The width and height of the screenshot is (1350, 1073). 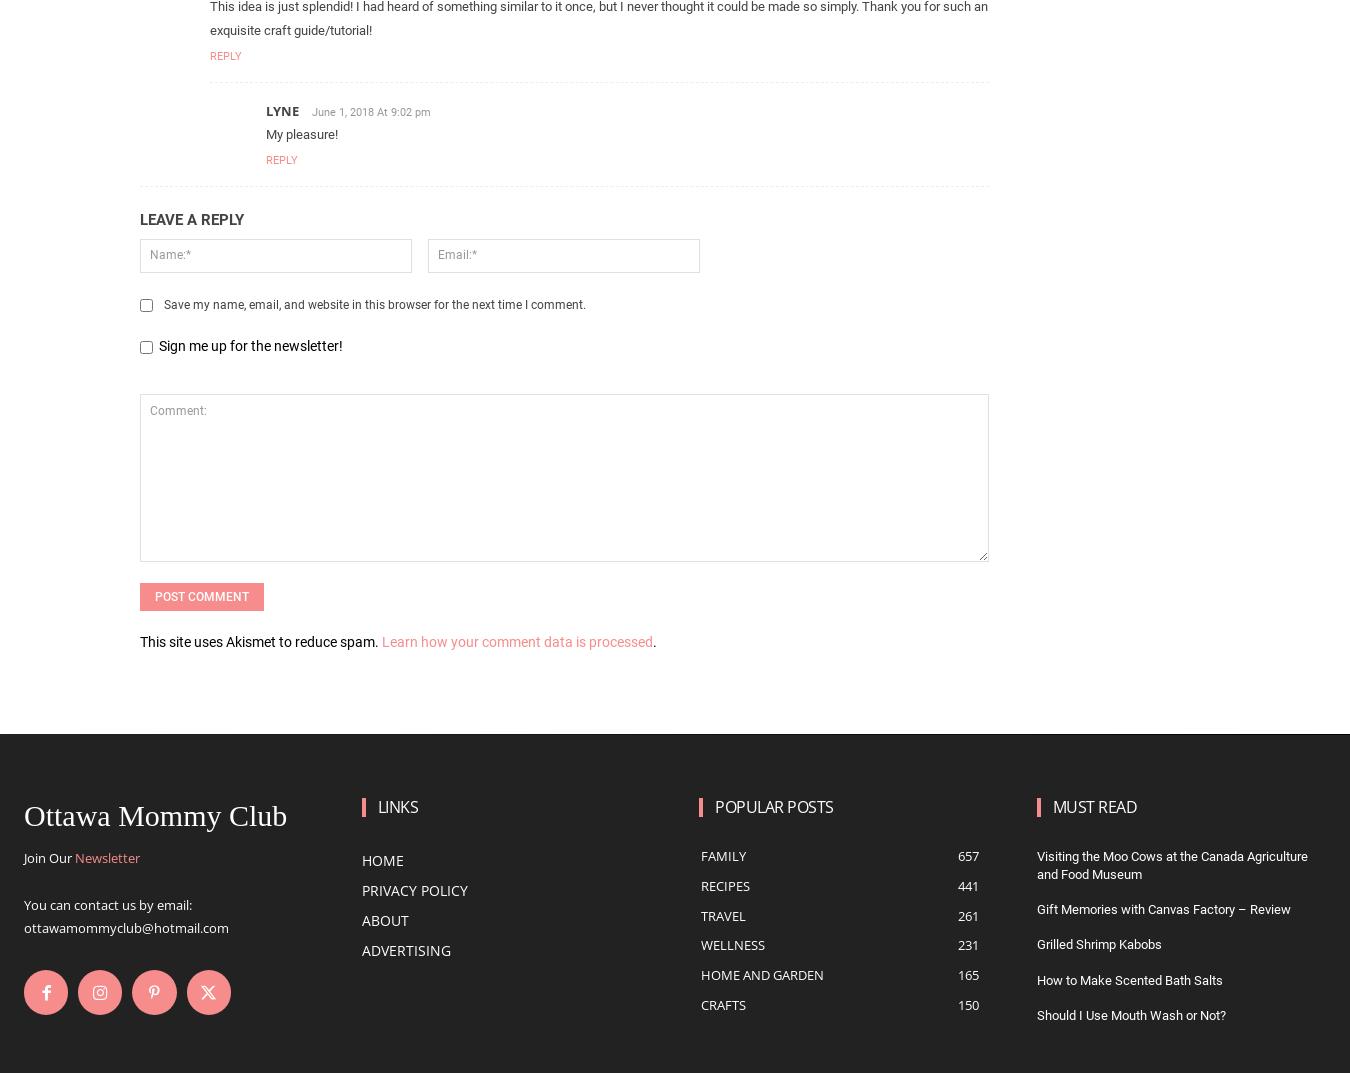 I want to click on 'My pleasure!', so click(x=264, y=132).